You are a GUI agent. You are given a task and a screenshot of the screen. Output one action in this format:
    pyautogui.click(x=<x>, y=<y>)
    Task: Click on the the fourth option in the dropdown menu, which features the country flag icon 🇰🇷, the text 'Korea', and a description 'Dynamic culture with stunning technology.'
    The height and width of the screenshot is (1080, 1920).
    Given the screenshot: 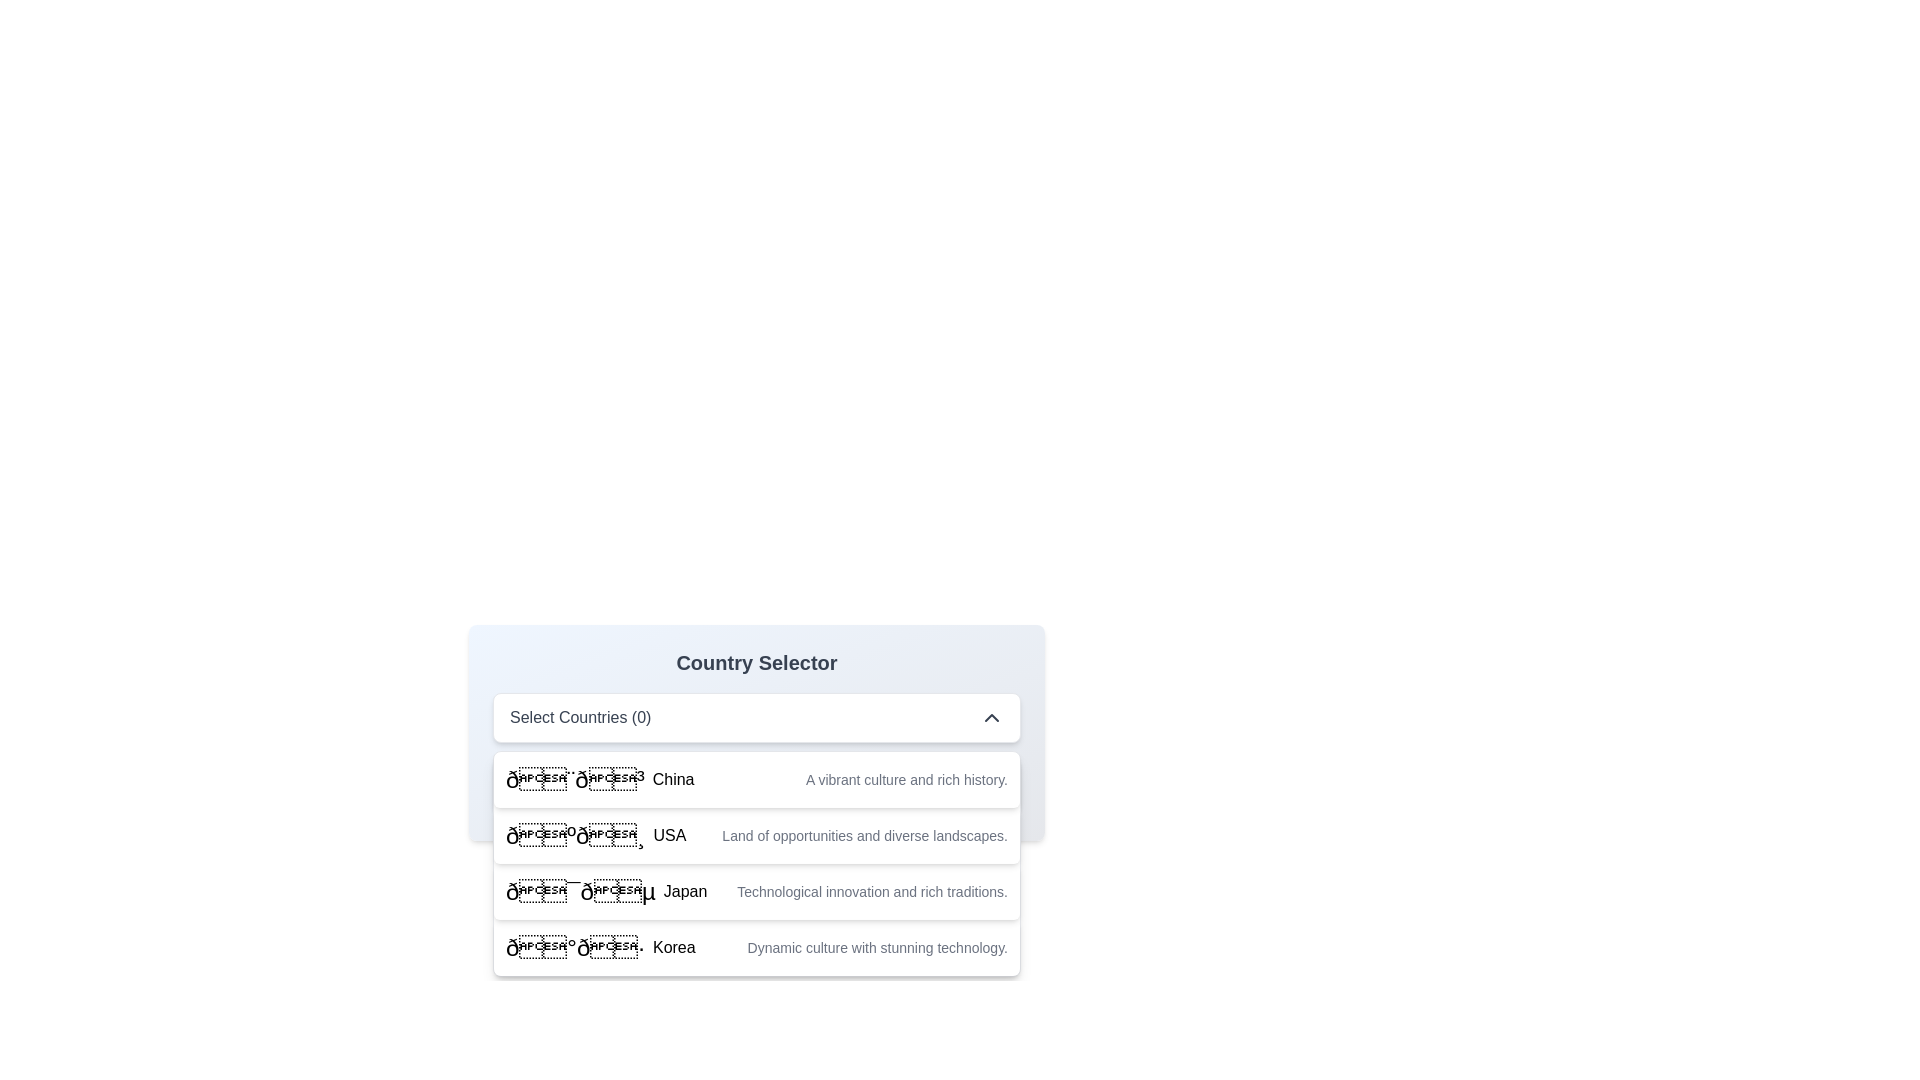 What is the action you would take?
    pyautogui.click(x=756, y=947)
    